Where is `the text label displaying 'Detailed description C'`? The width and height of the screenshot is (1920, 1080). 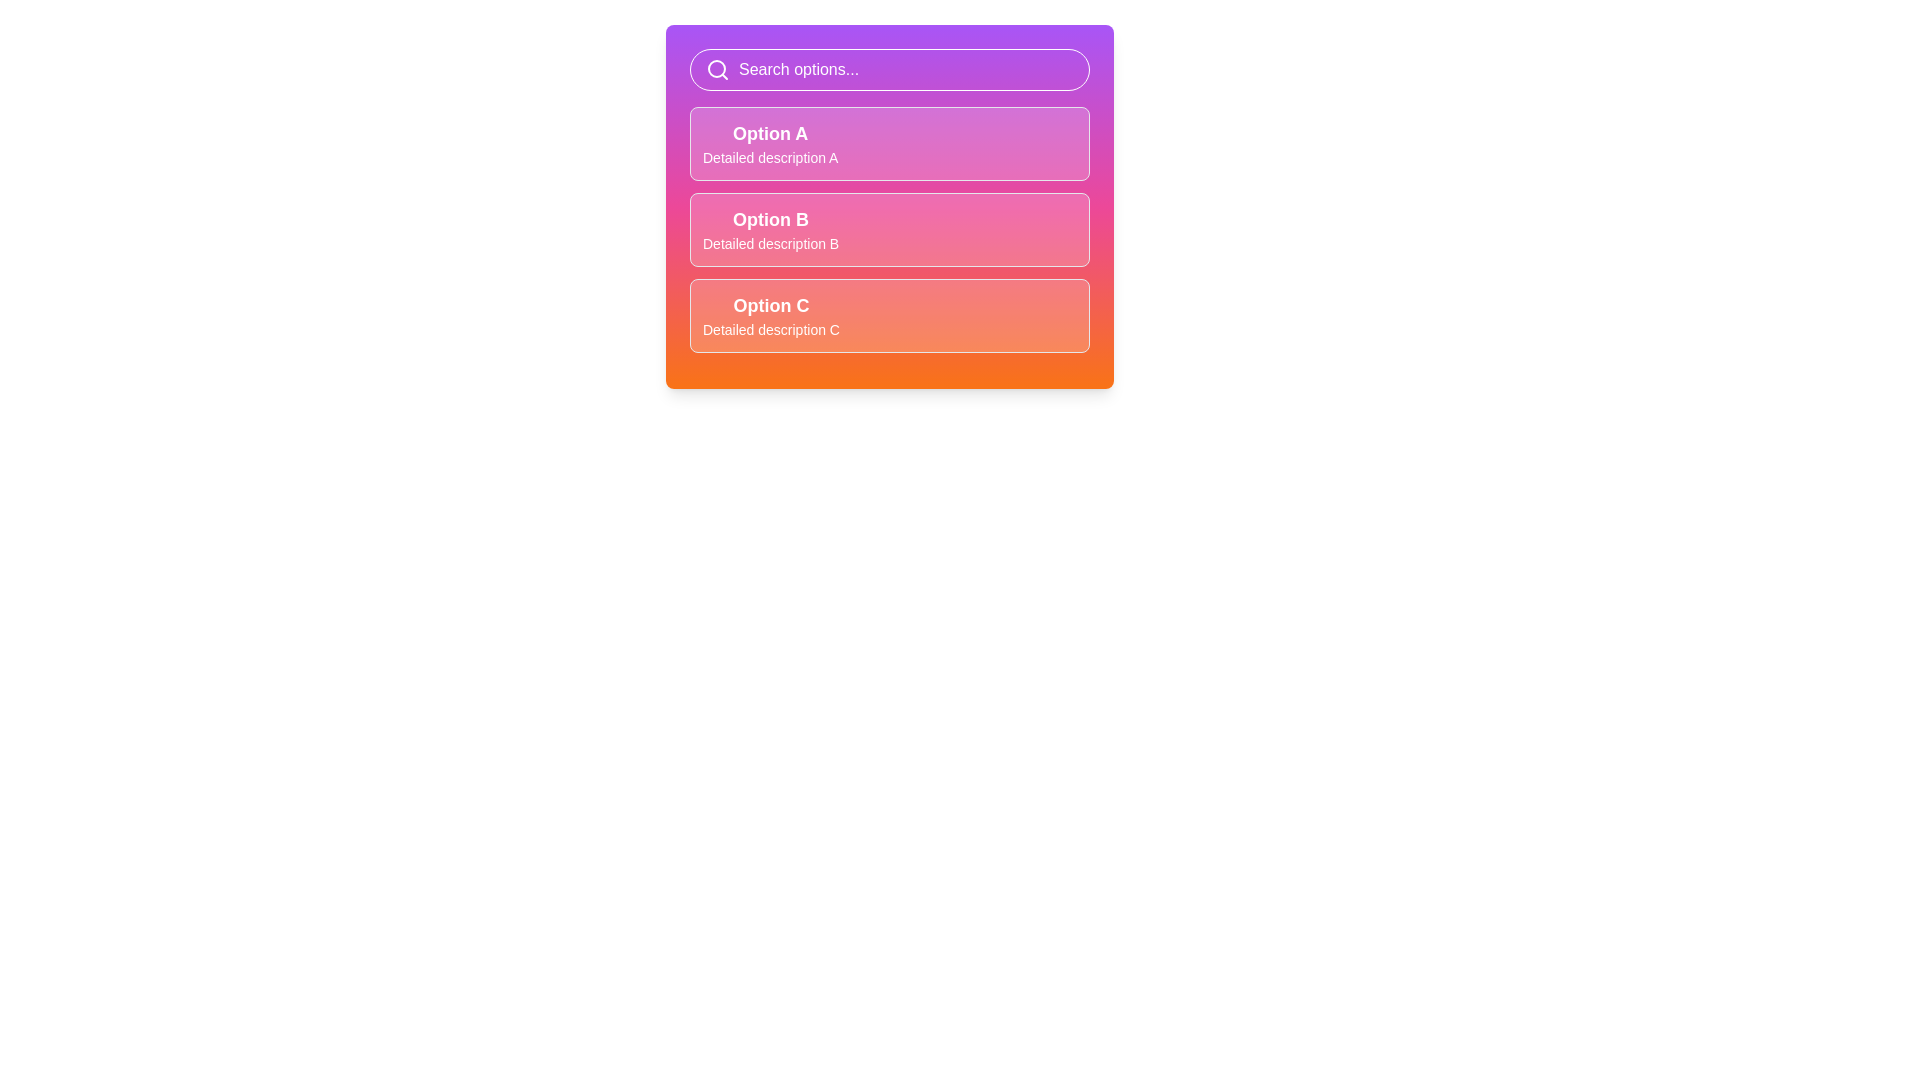
the text label displaying 'Detailed description C' is located at coordinates (770, 329).